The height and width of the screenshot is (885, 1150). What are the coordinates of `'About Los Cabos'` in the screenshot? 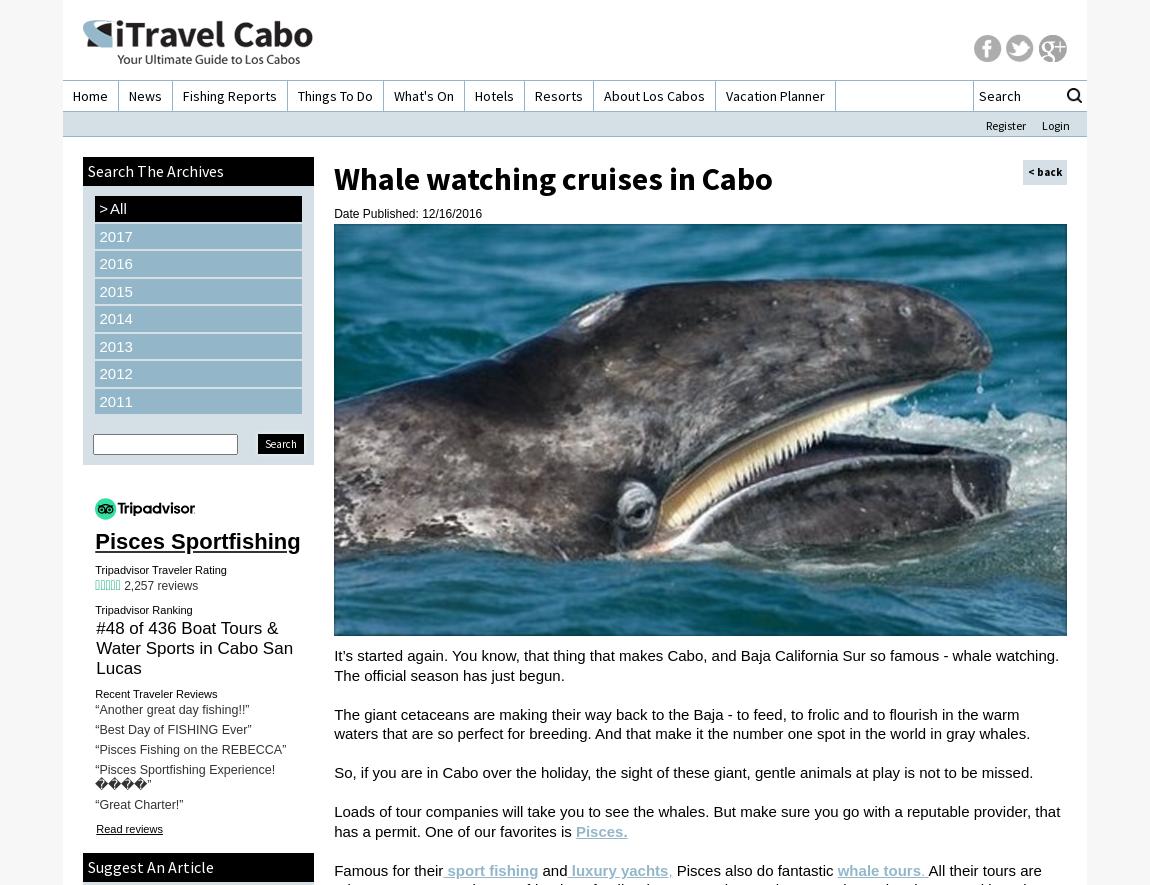 It's located at (653, 96).